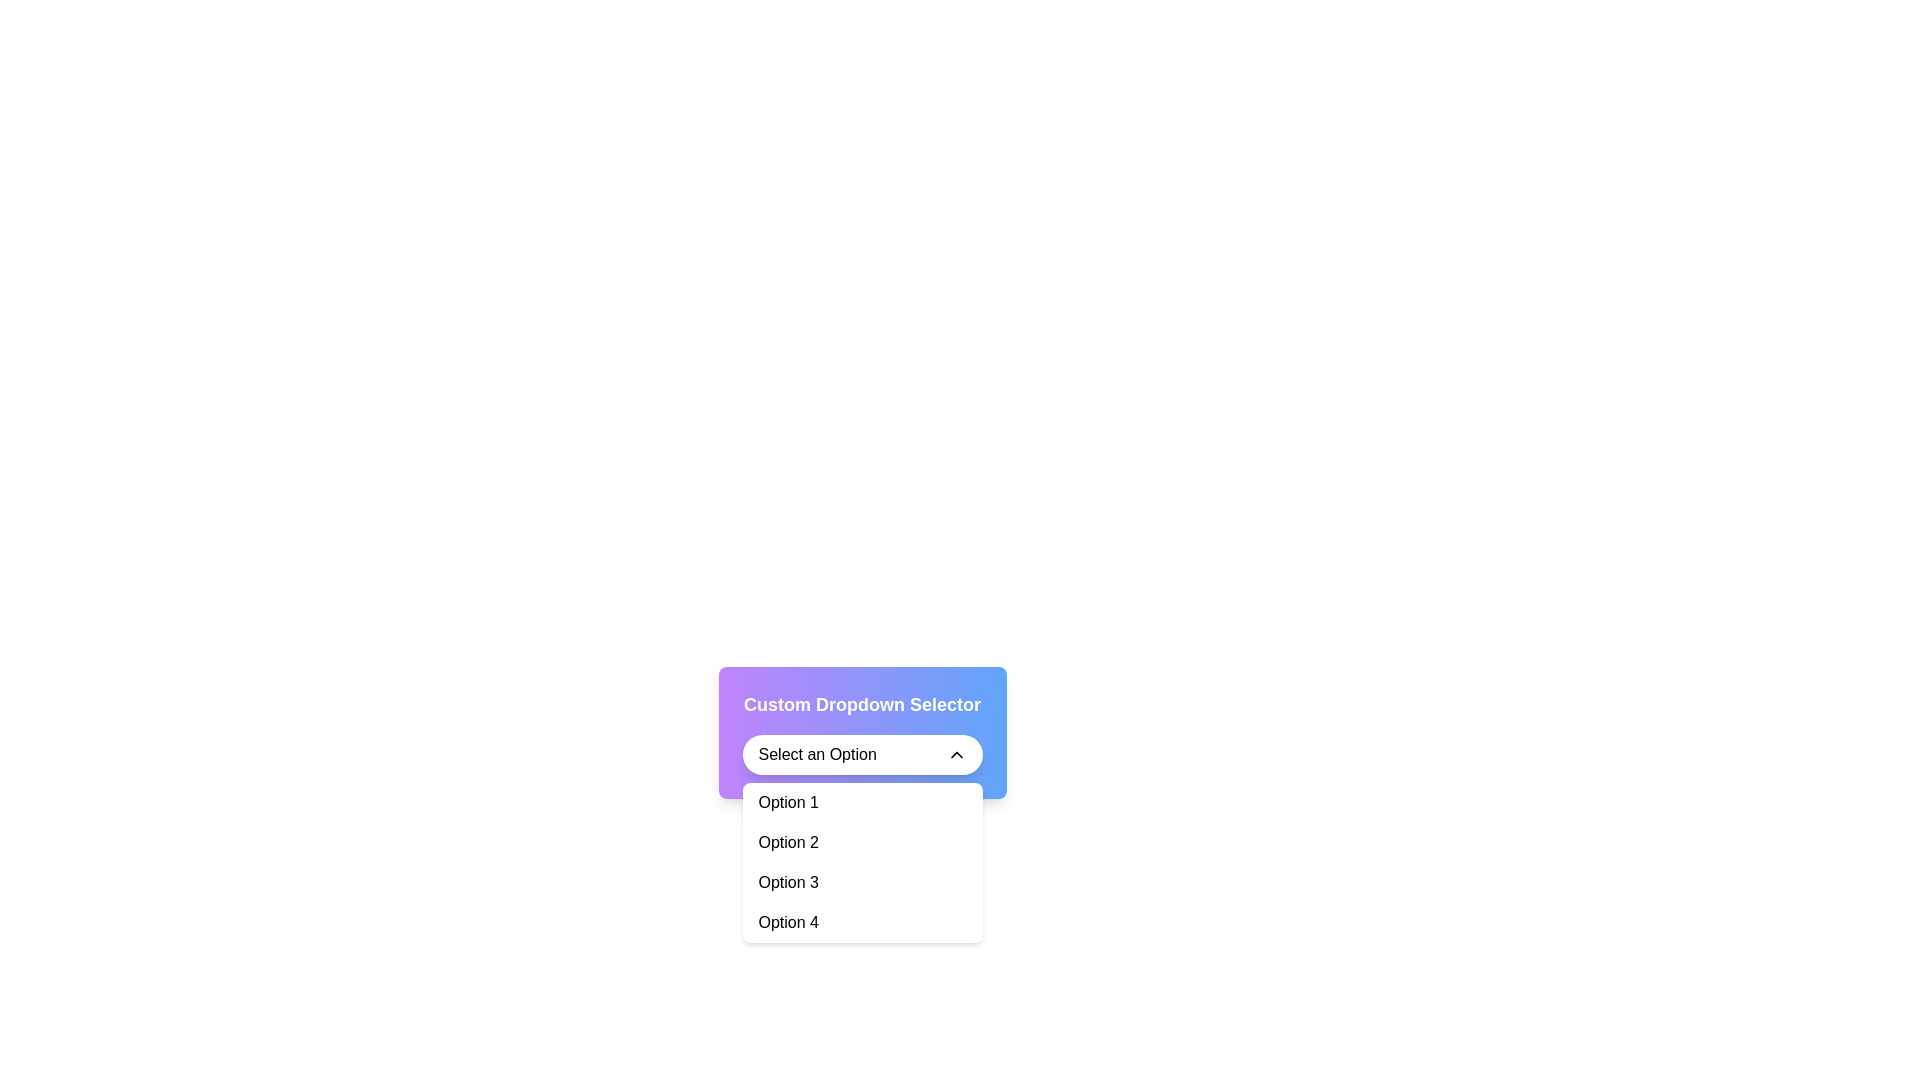  What do you see at coordinates (862, 862) in the screenshot?
I see `the third selectable option in the dropdown menu located below the 'Select an Option' button` at bounding box center [862, 862].